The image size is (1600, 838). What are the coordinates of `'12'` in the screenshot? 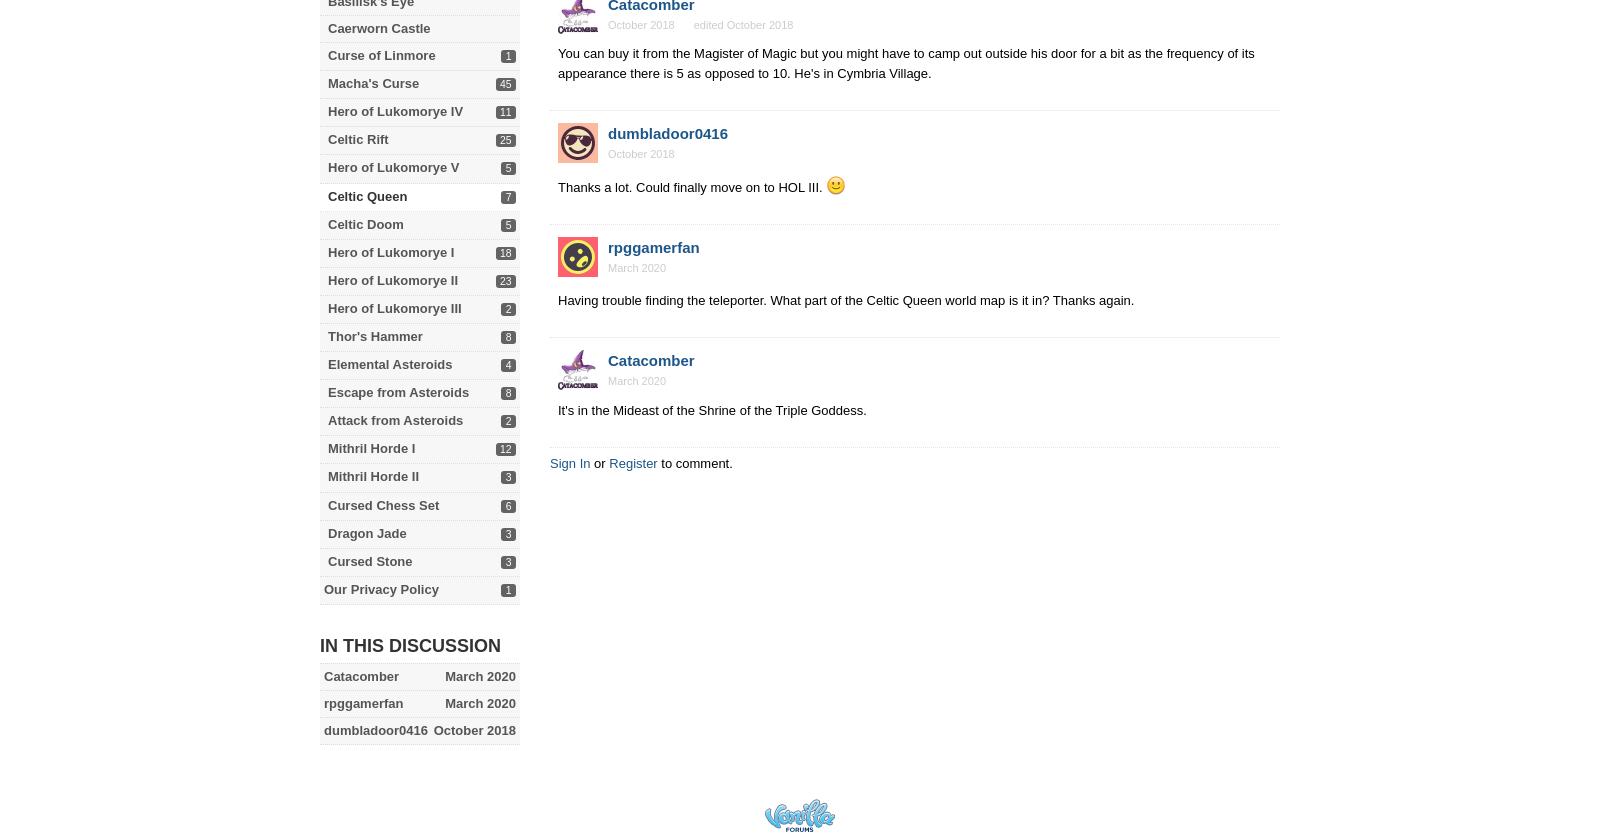 It's located at (499, 449).